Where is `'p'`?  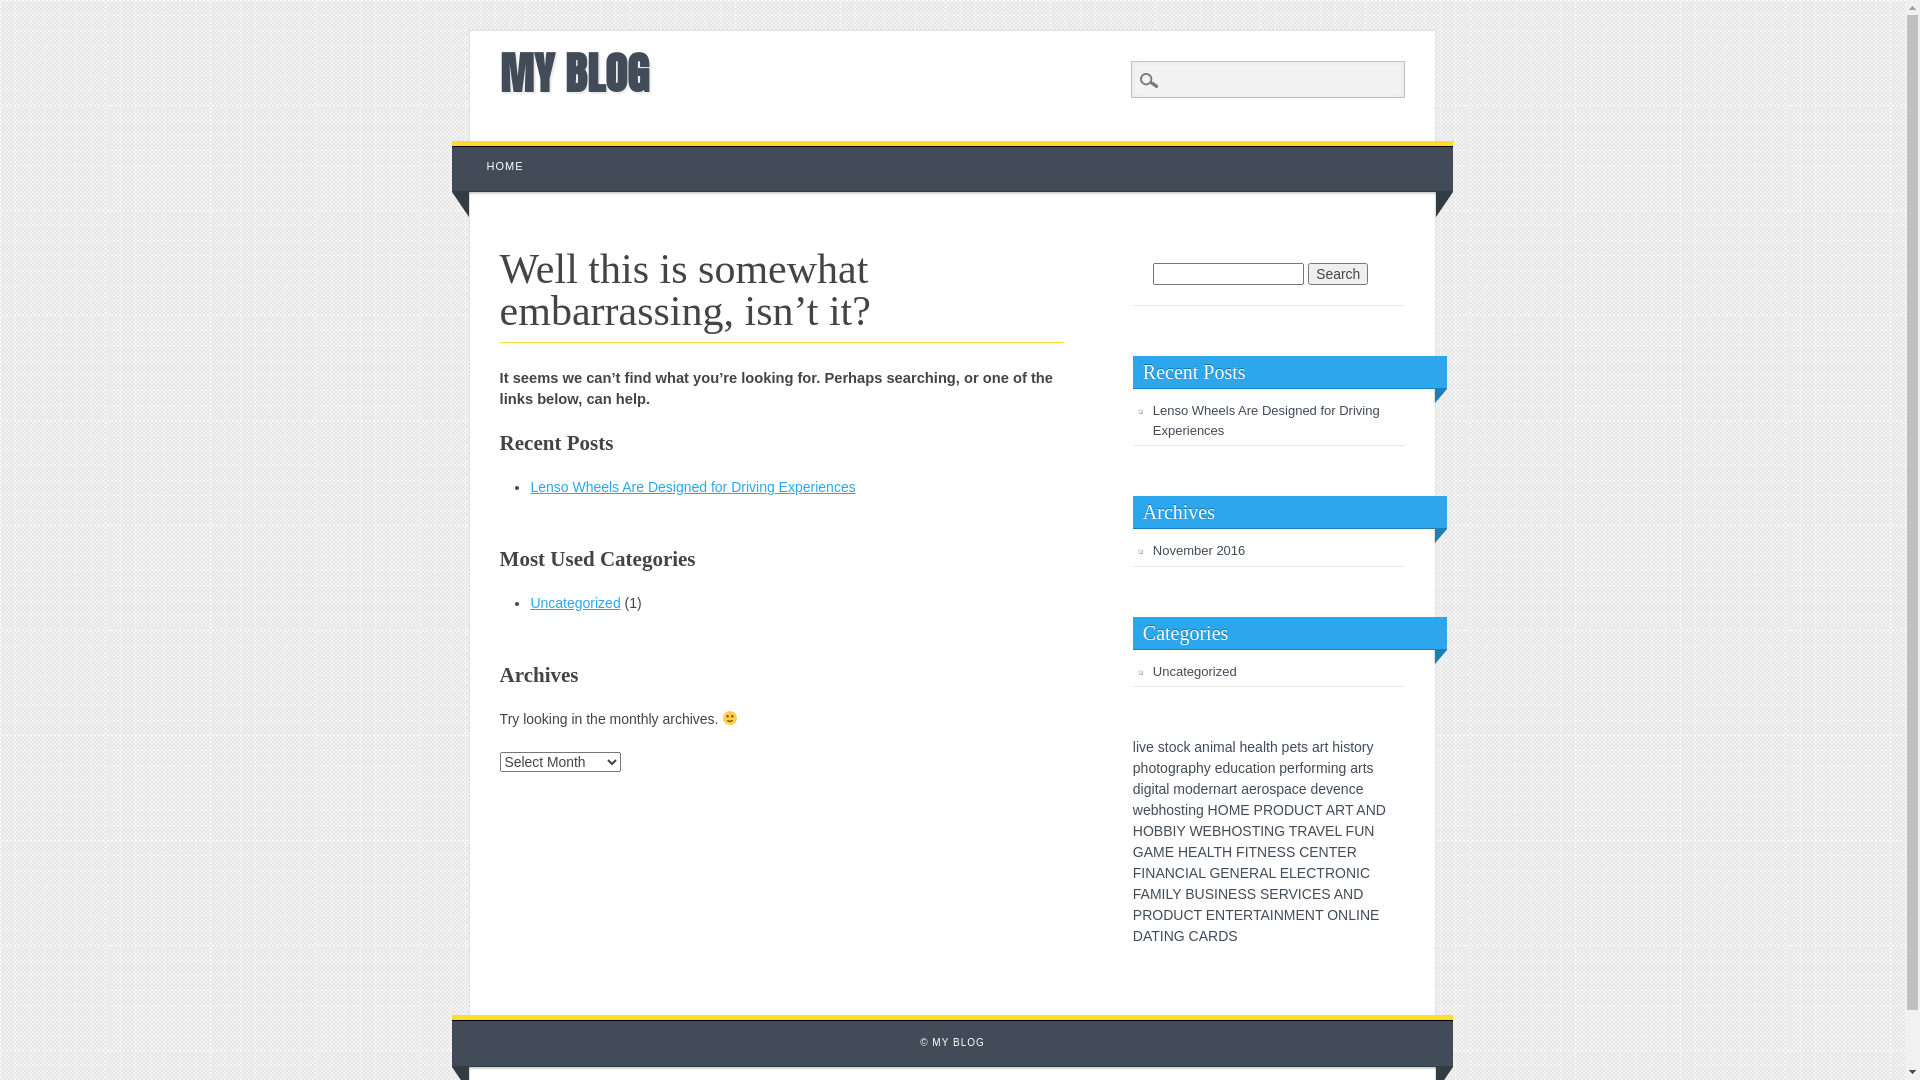
'p' is located at coordinates (1280, 788).